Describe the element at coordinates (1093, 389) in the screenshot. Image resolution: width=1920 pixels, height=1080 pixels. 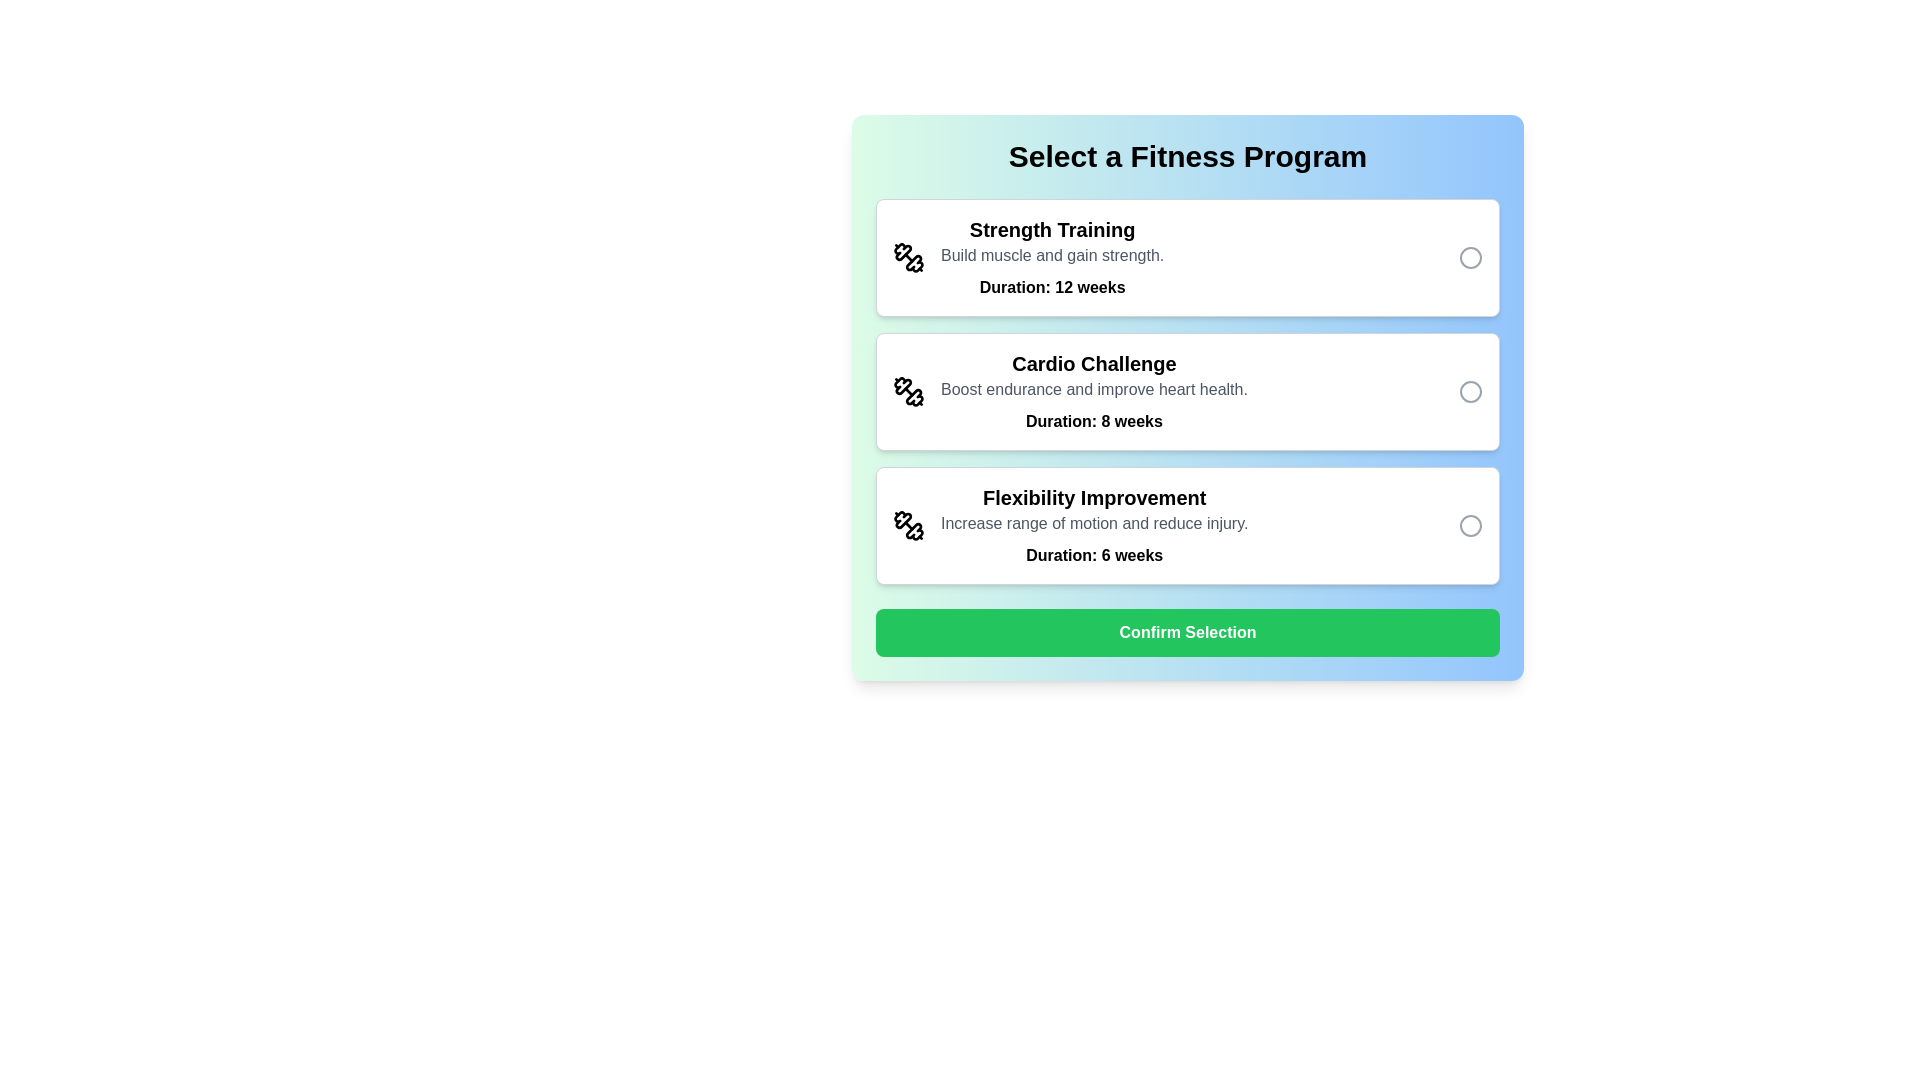
I see `the descriptive text label for the 'Cardio Challenge' program, located between the title and the duration text` at that location.